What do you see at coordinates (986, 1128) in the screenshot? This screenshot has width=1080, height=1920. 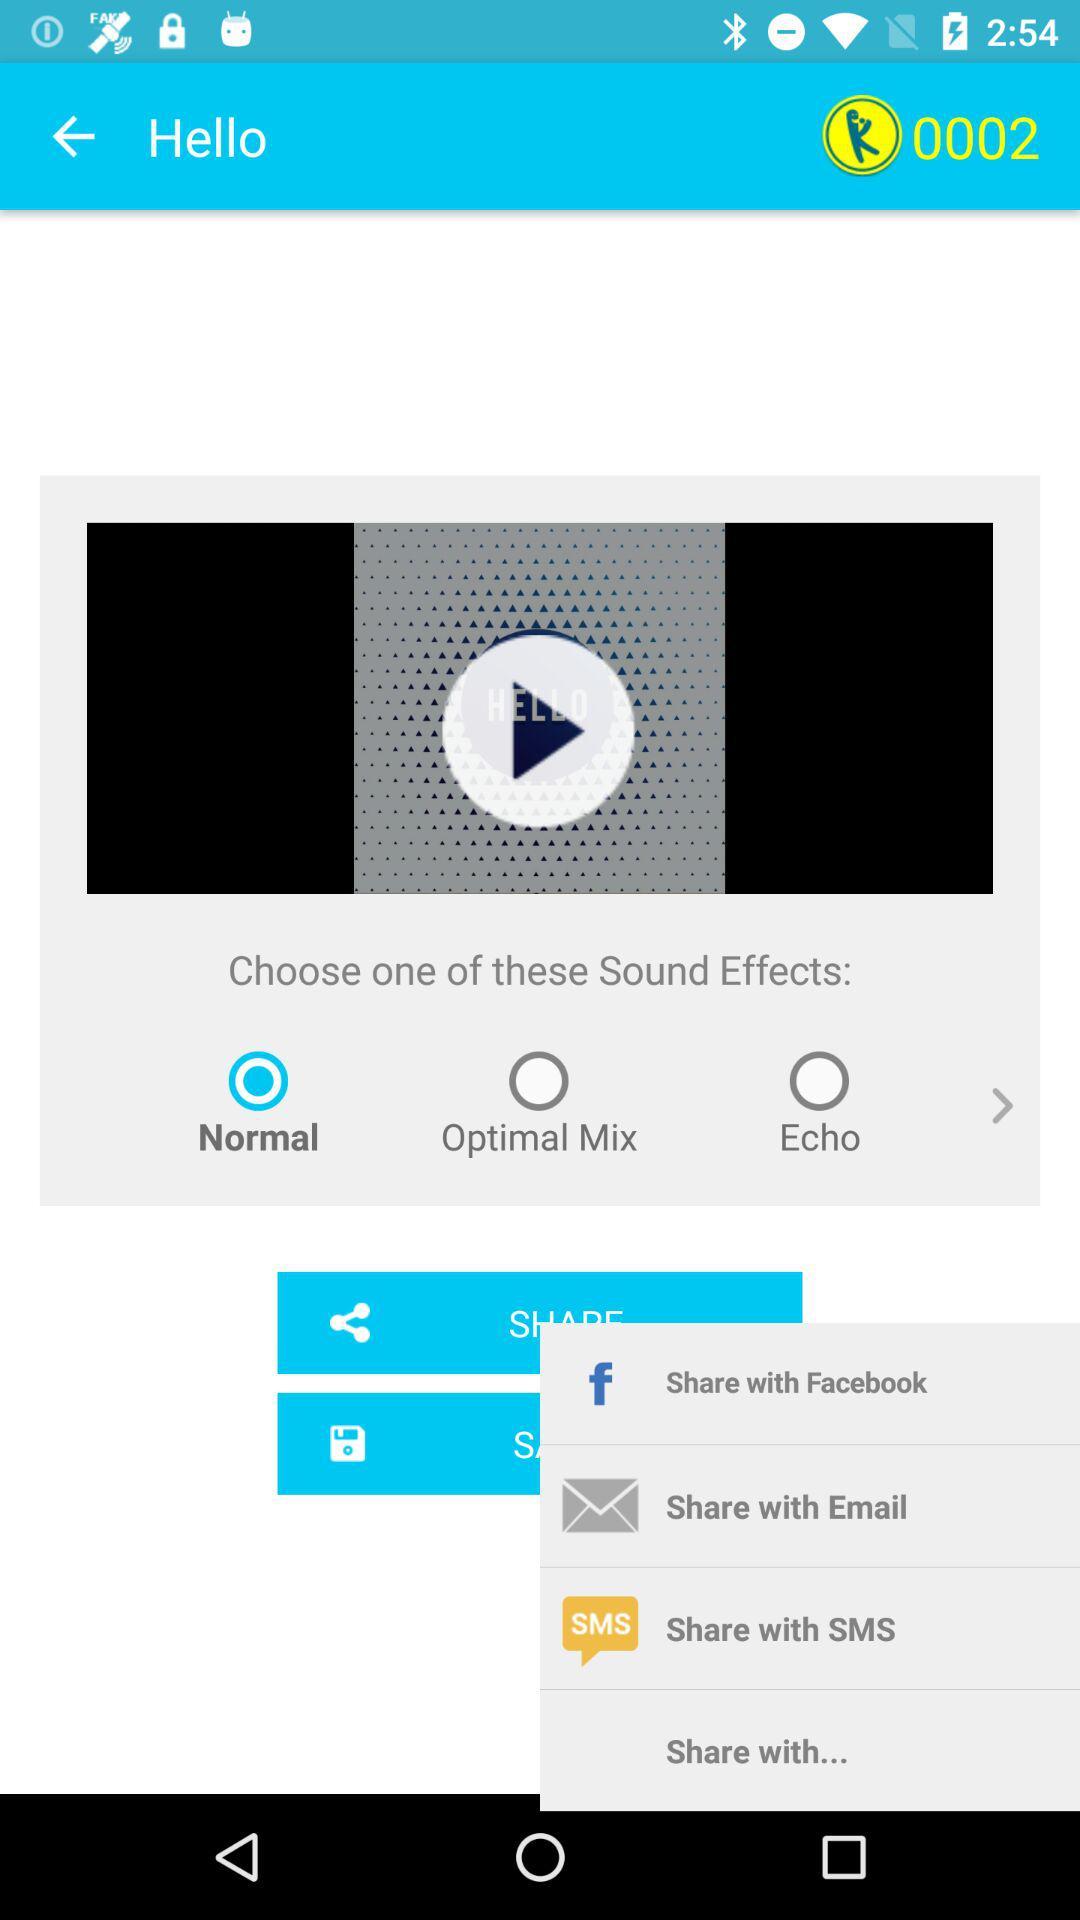 I see `item to the right of the stage icon` at bounding box center [986, 1128].